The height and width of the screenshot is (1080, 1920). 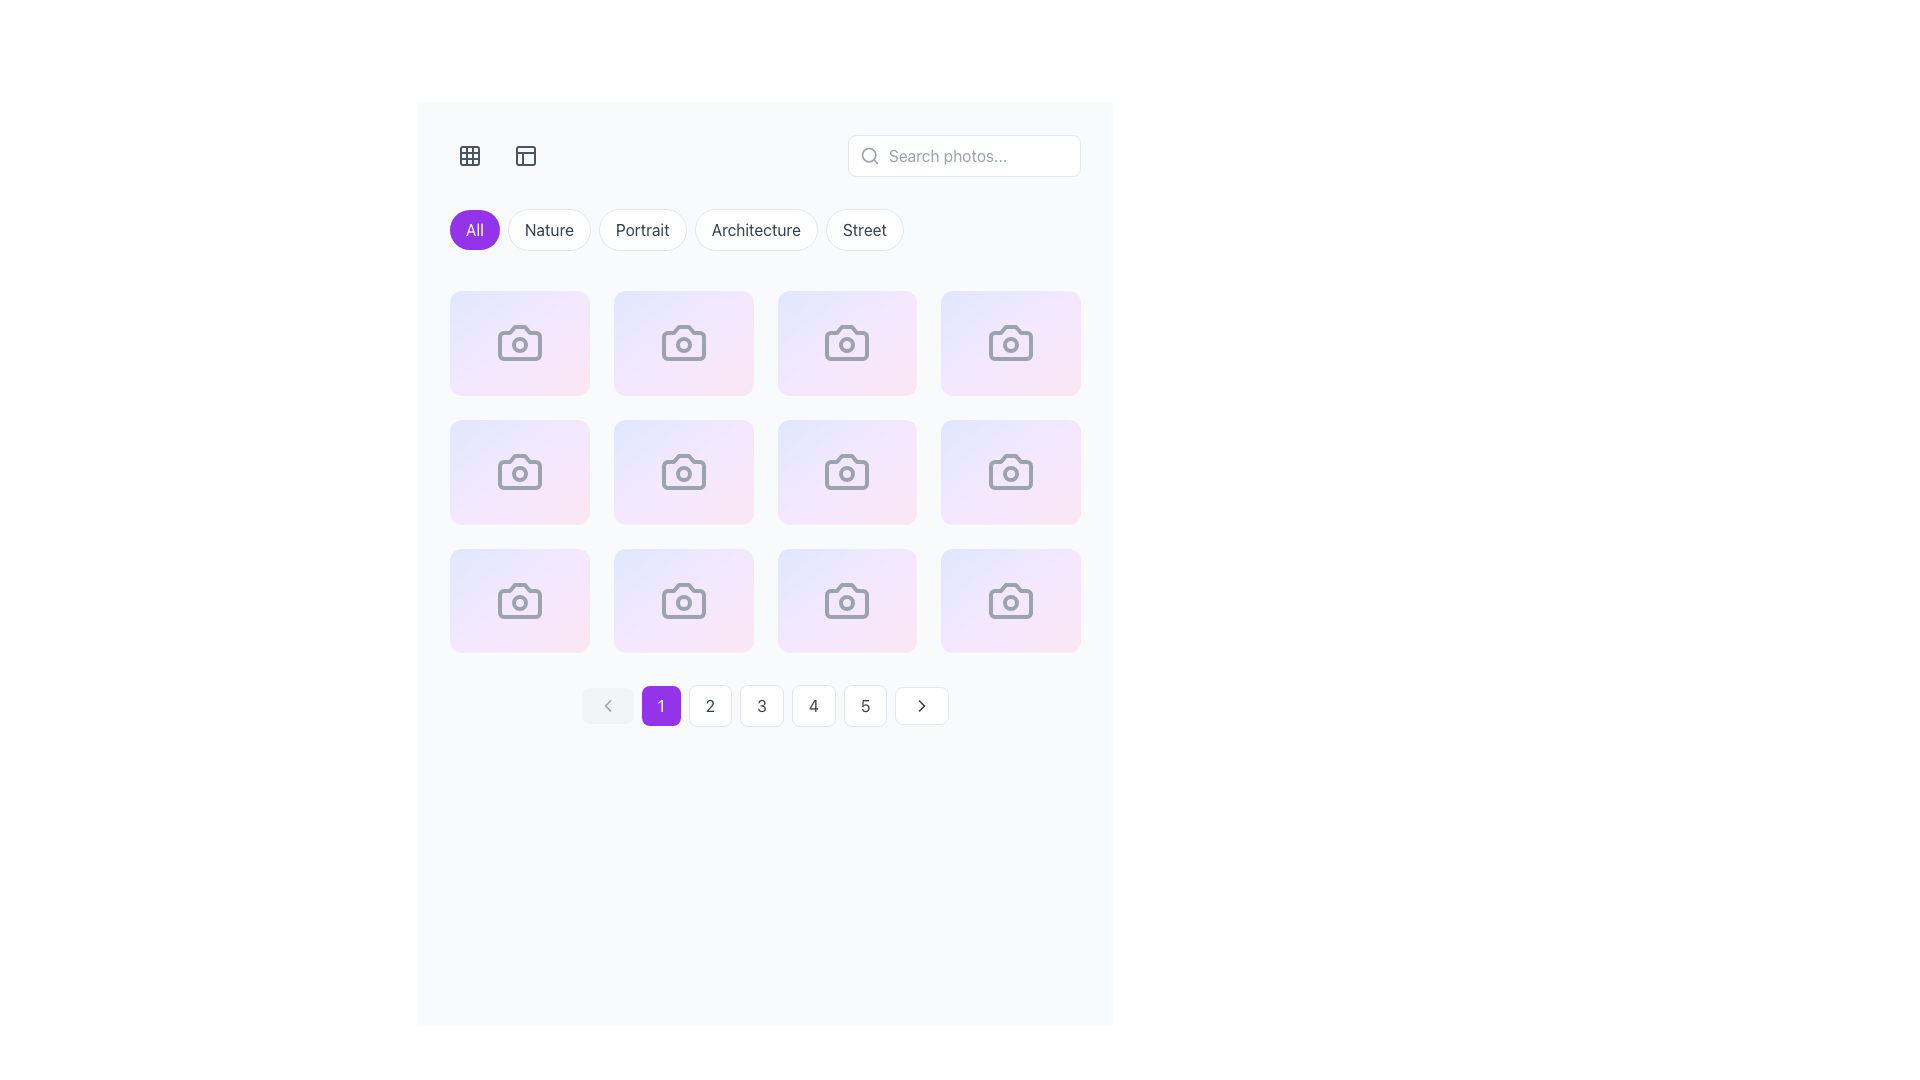 What do you see at coordinates (474, 229) in the screenshot?
I see `the active pill-shaped button with white text reading 'All'` at bounding box center [474, 229].